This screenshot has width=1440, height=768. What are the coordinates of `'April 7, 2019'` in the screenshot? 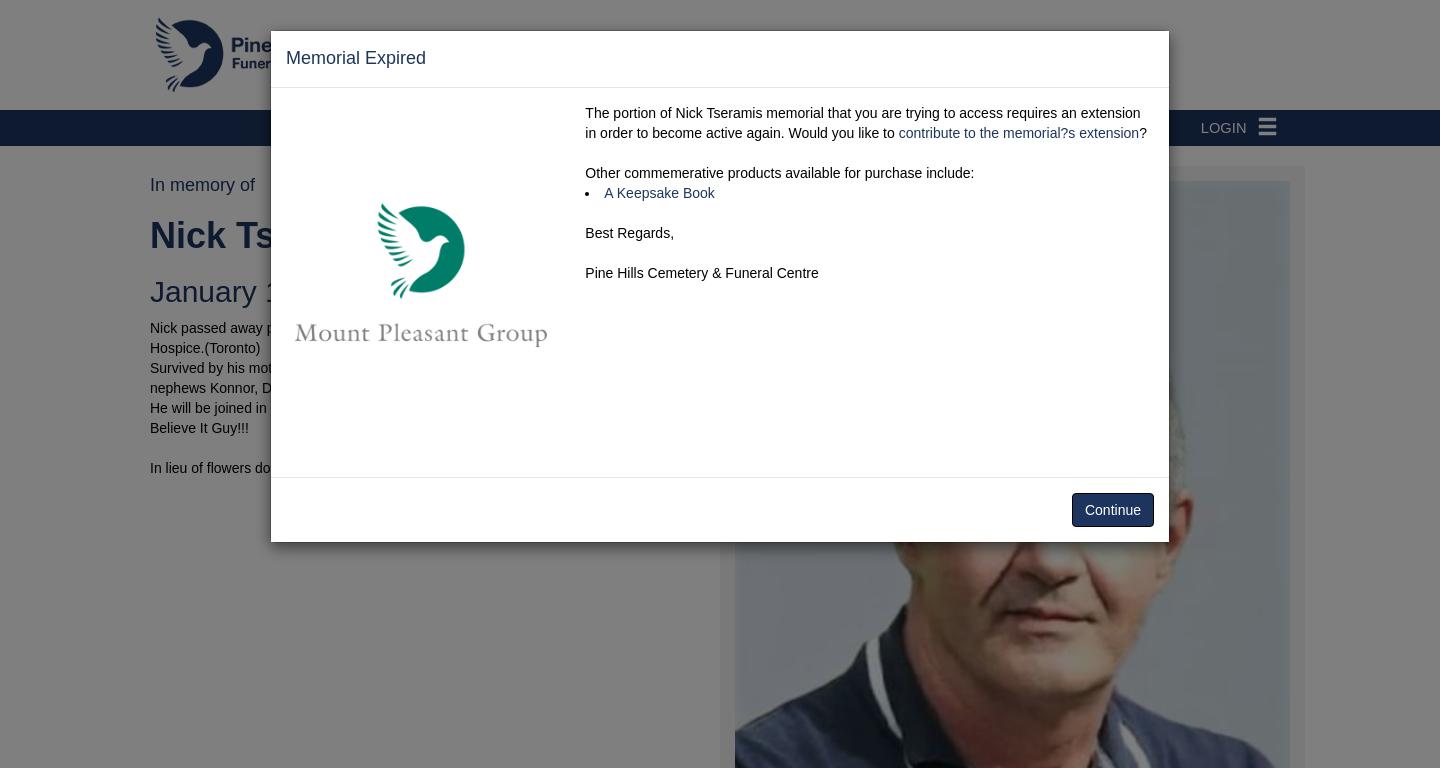 It's located at (497, 291).